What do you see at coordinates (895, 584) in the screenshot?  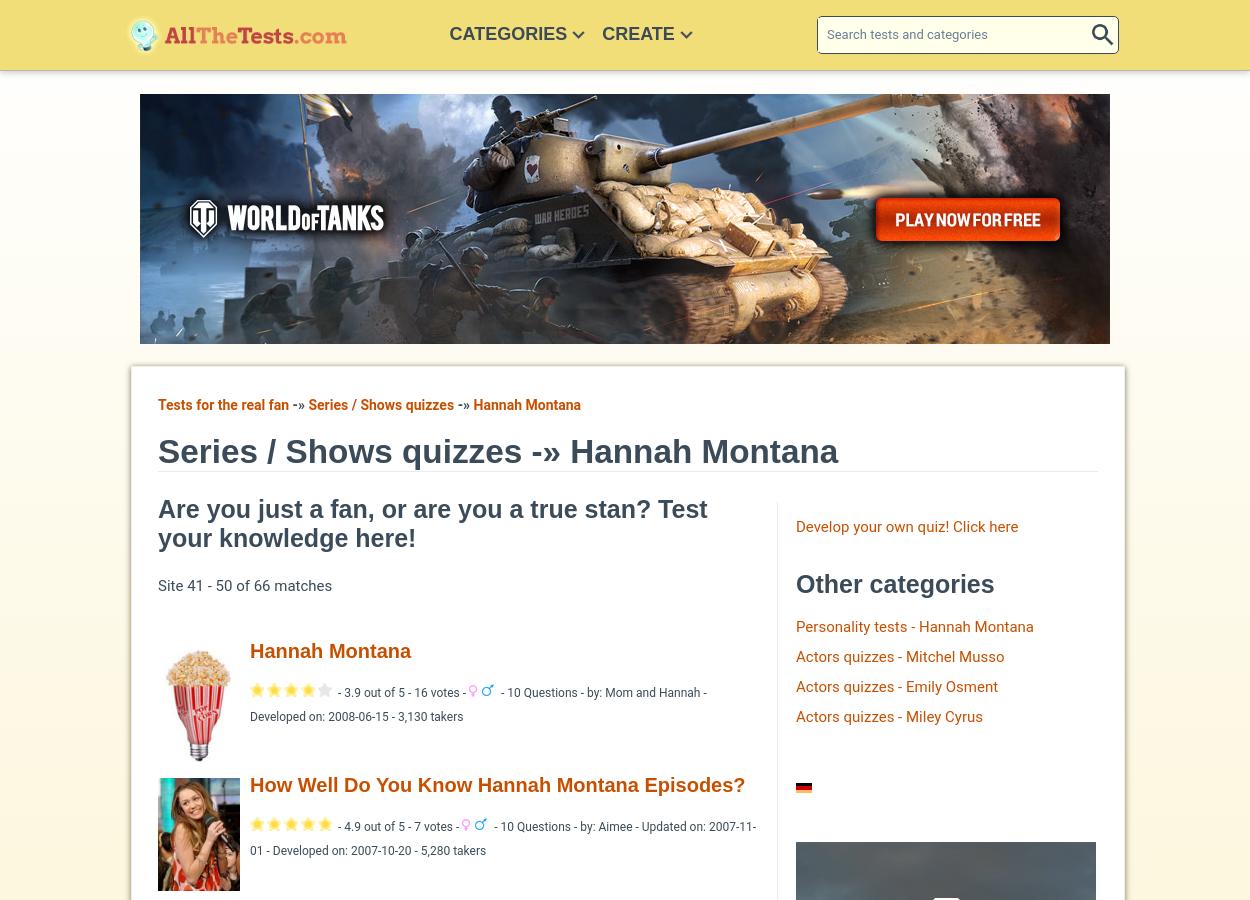 I see `'Other categories'` at bounding box center [895, 584].